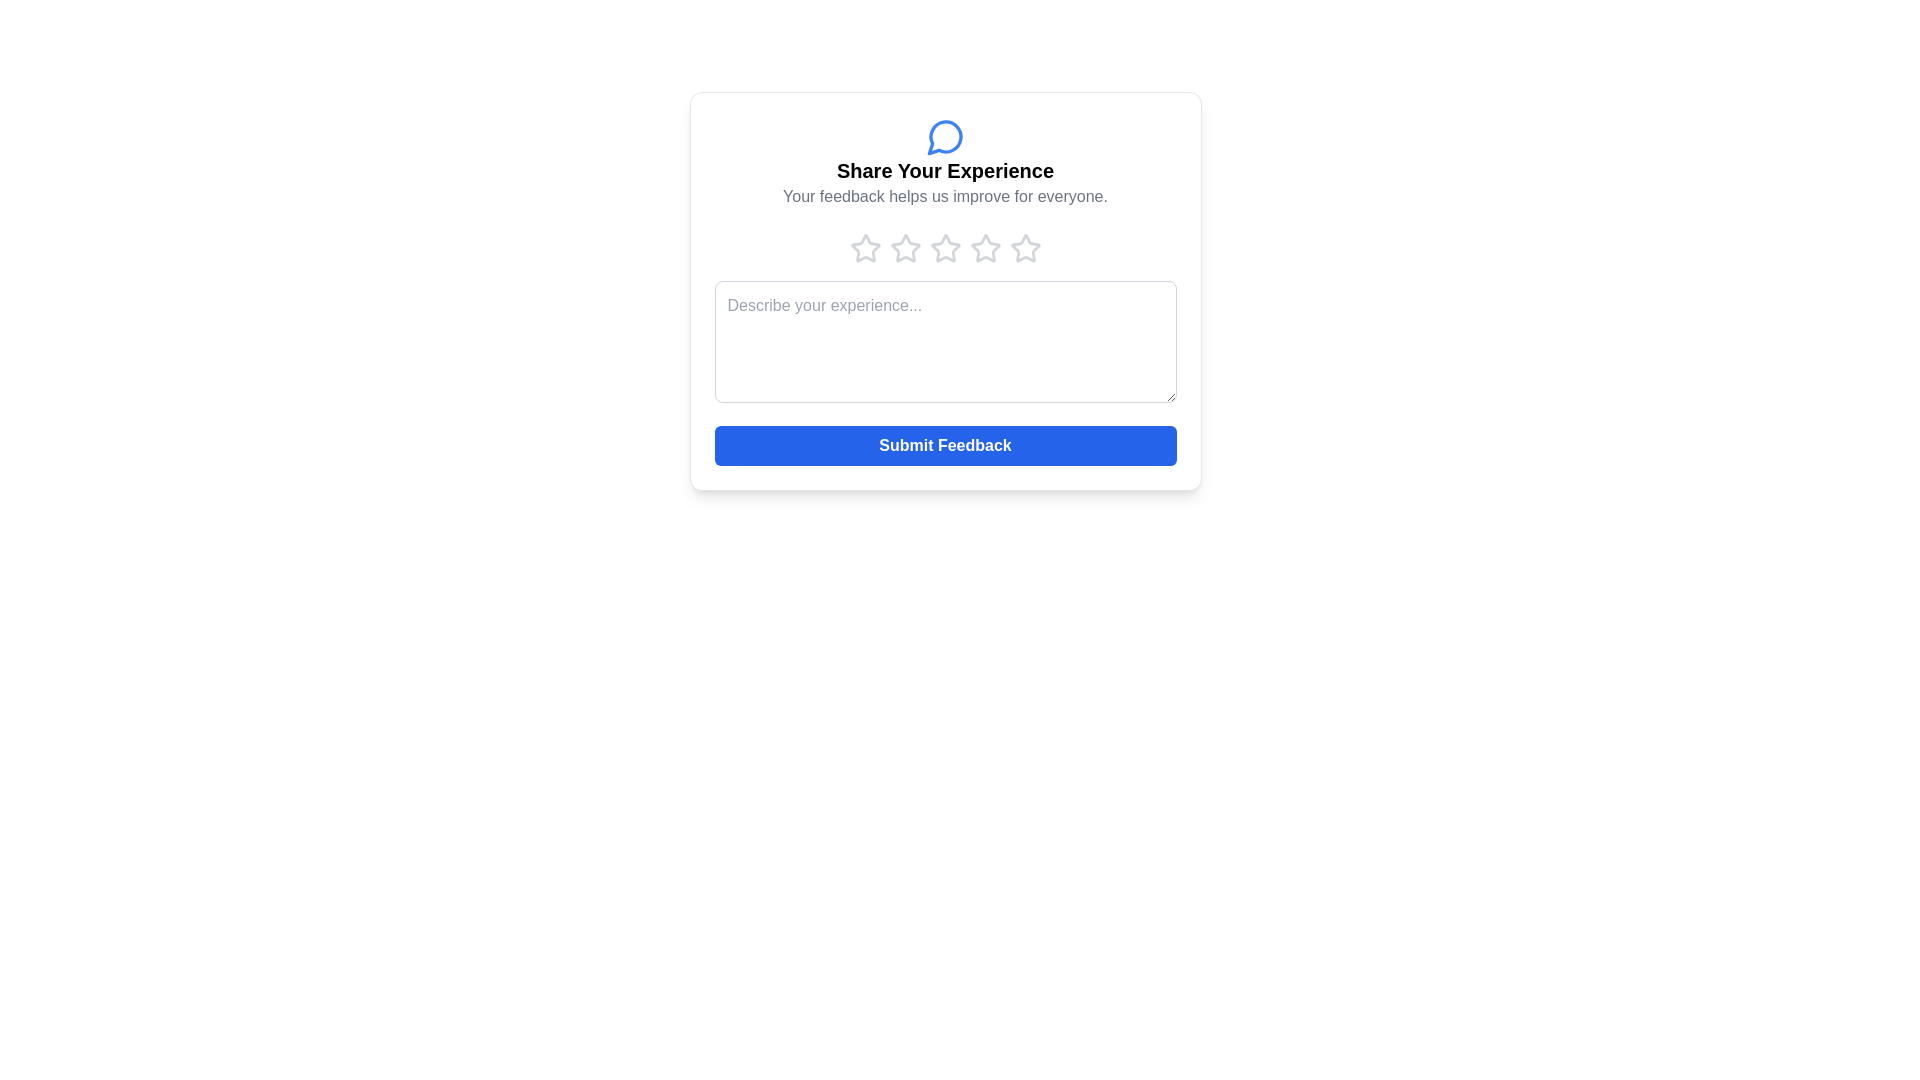 The height and width of the screenshot is (1080, 1920). What do you see at coordinates (904, 248) in the screenshot?
I see `the third star icon in the rating option` at bounding box center [904, 248].